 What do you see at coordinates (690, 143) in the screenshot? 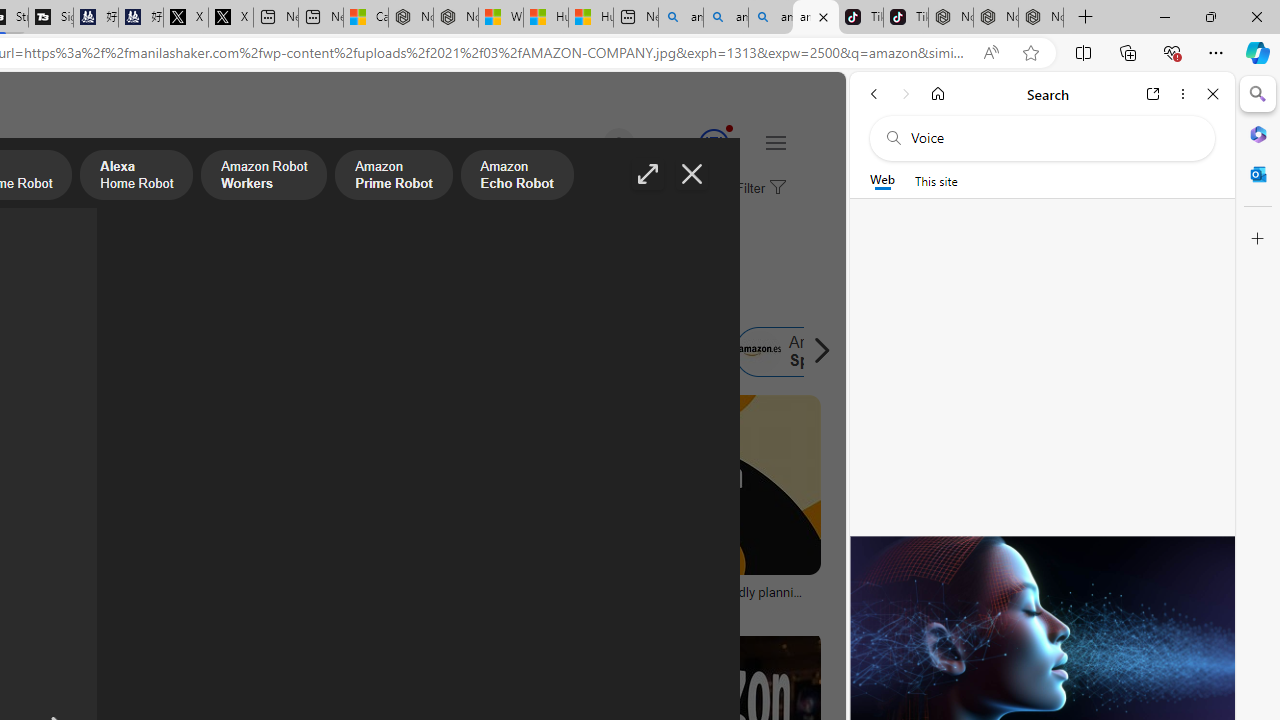
I see `'Microsoft Rewards 135'` at bounding box center [690, 143].